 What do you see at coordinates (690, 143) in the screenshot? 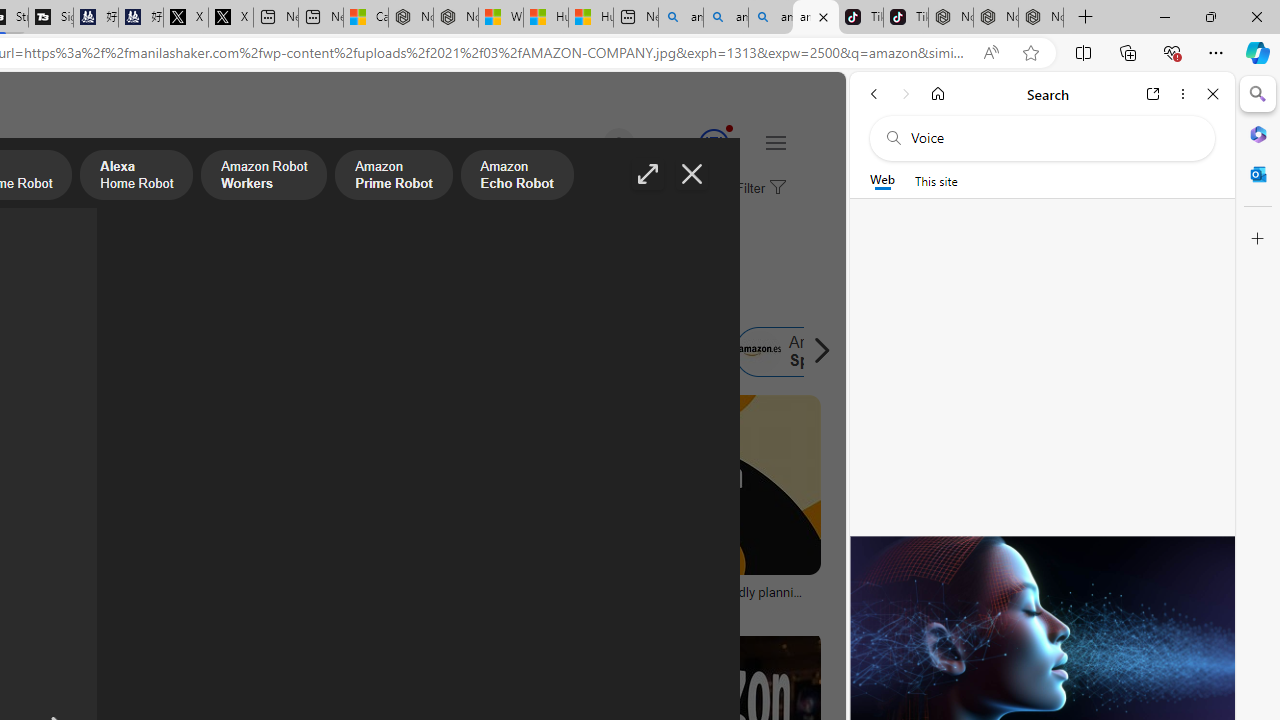
I see `'Microsoft Rewards 135'` at bounding box center [690, 143].